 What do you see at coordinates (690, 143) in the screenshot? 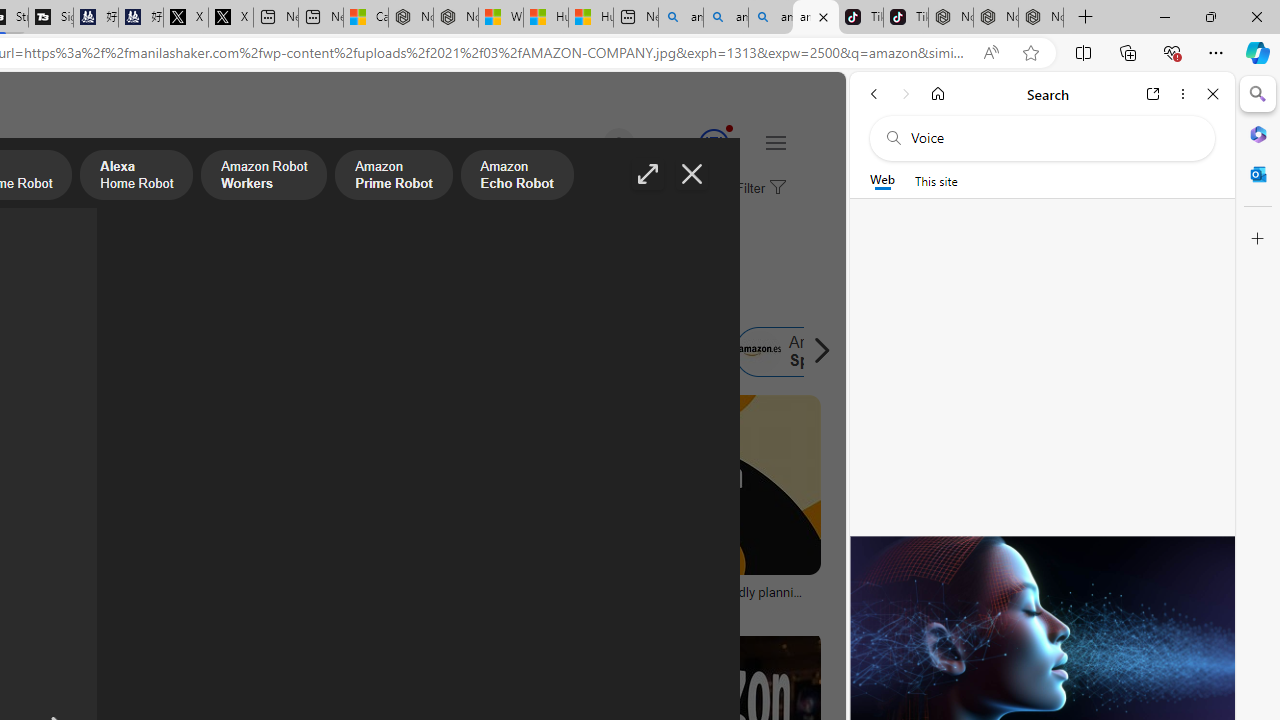
I see `'Microsoft Rewards 135'` at bounding box center [690, 143].